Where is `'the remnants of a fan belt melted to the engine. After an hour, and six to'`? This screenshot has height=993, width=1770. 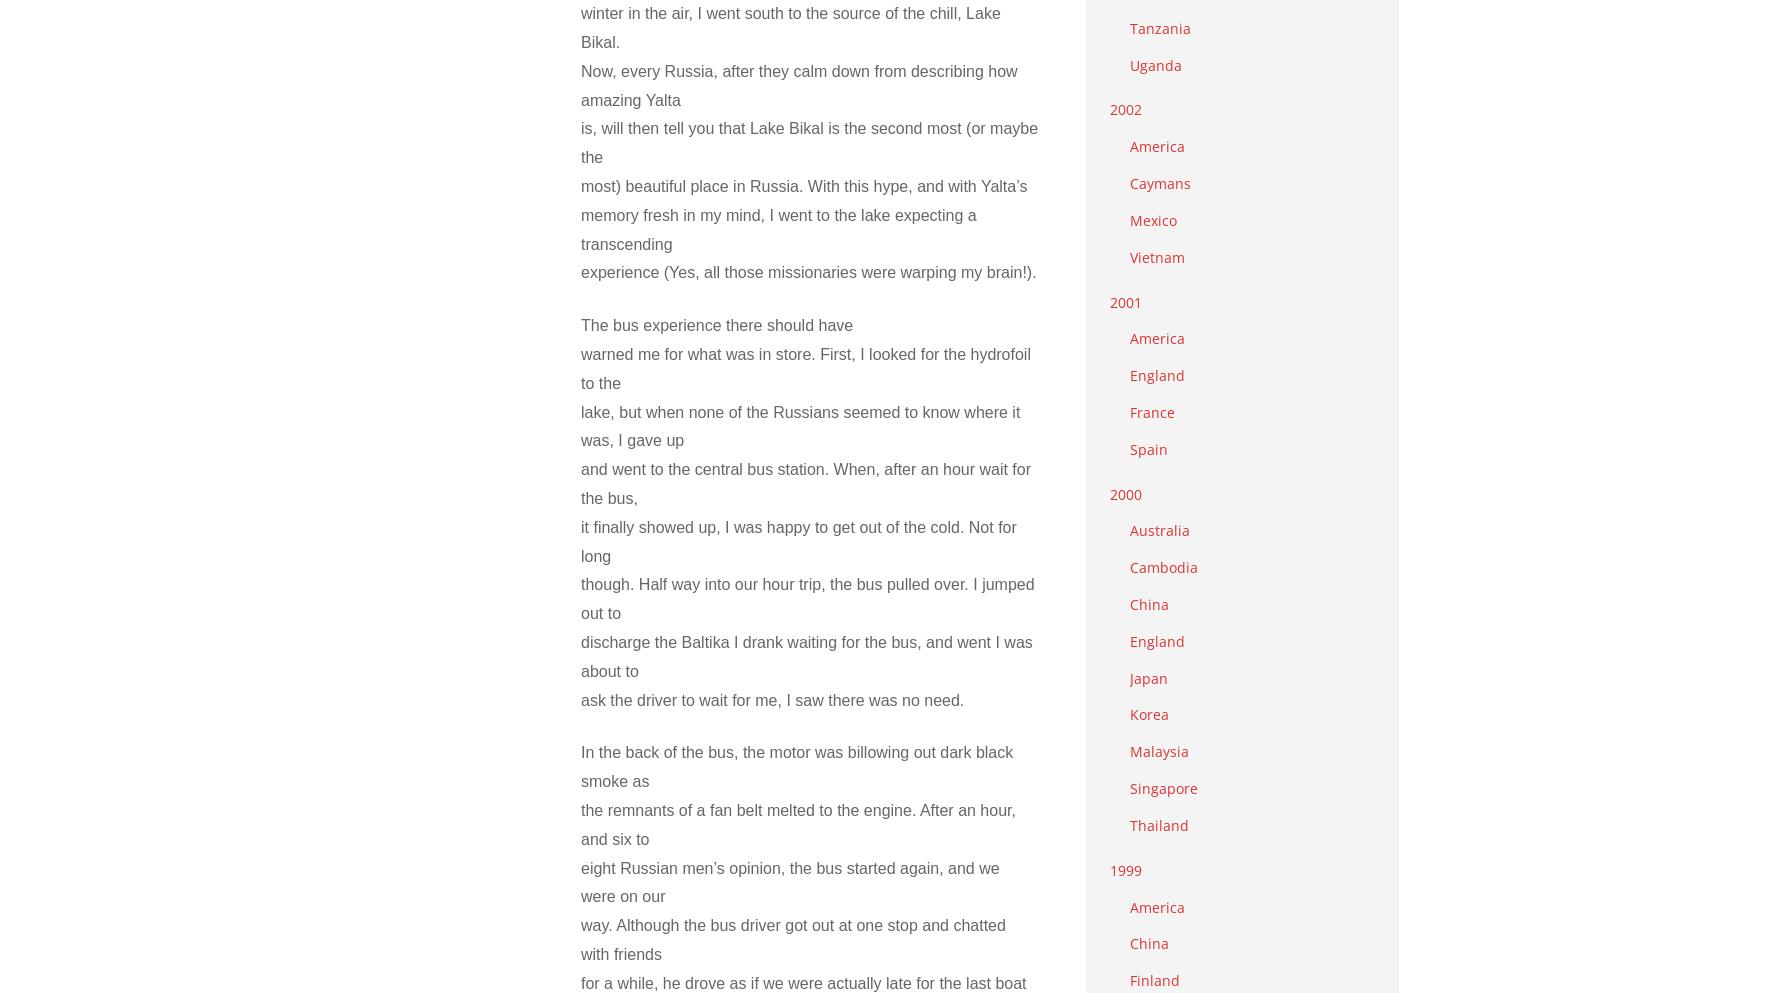
'the remnants of a fan belt melted to the engine. After an hour, and six to' is located at coordinates (797, 823).